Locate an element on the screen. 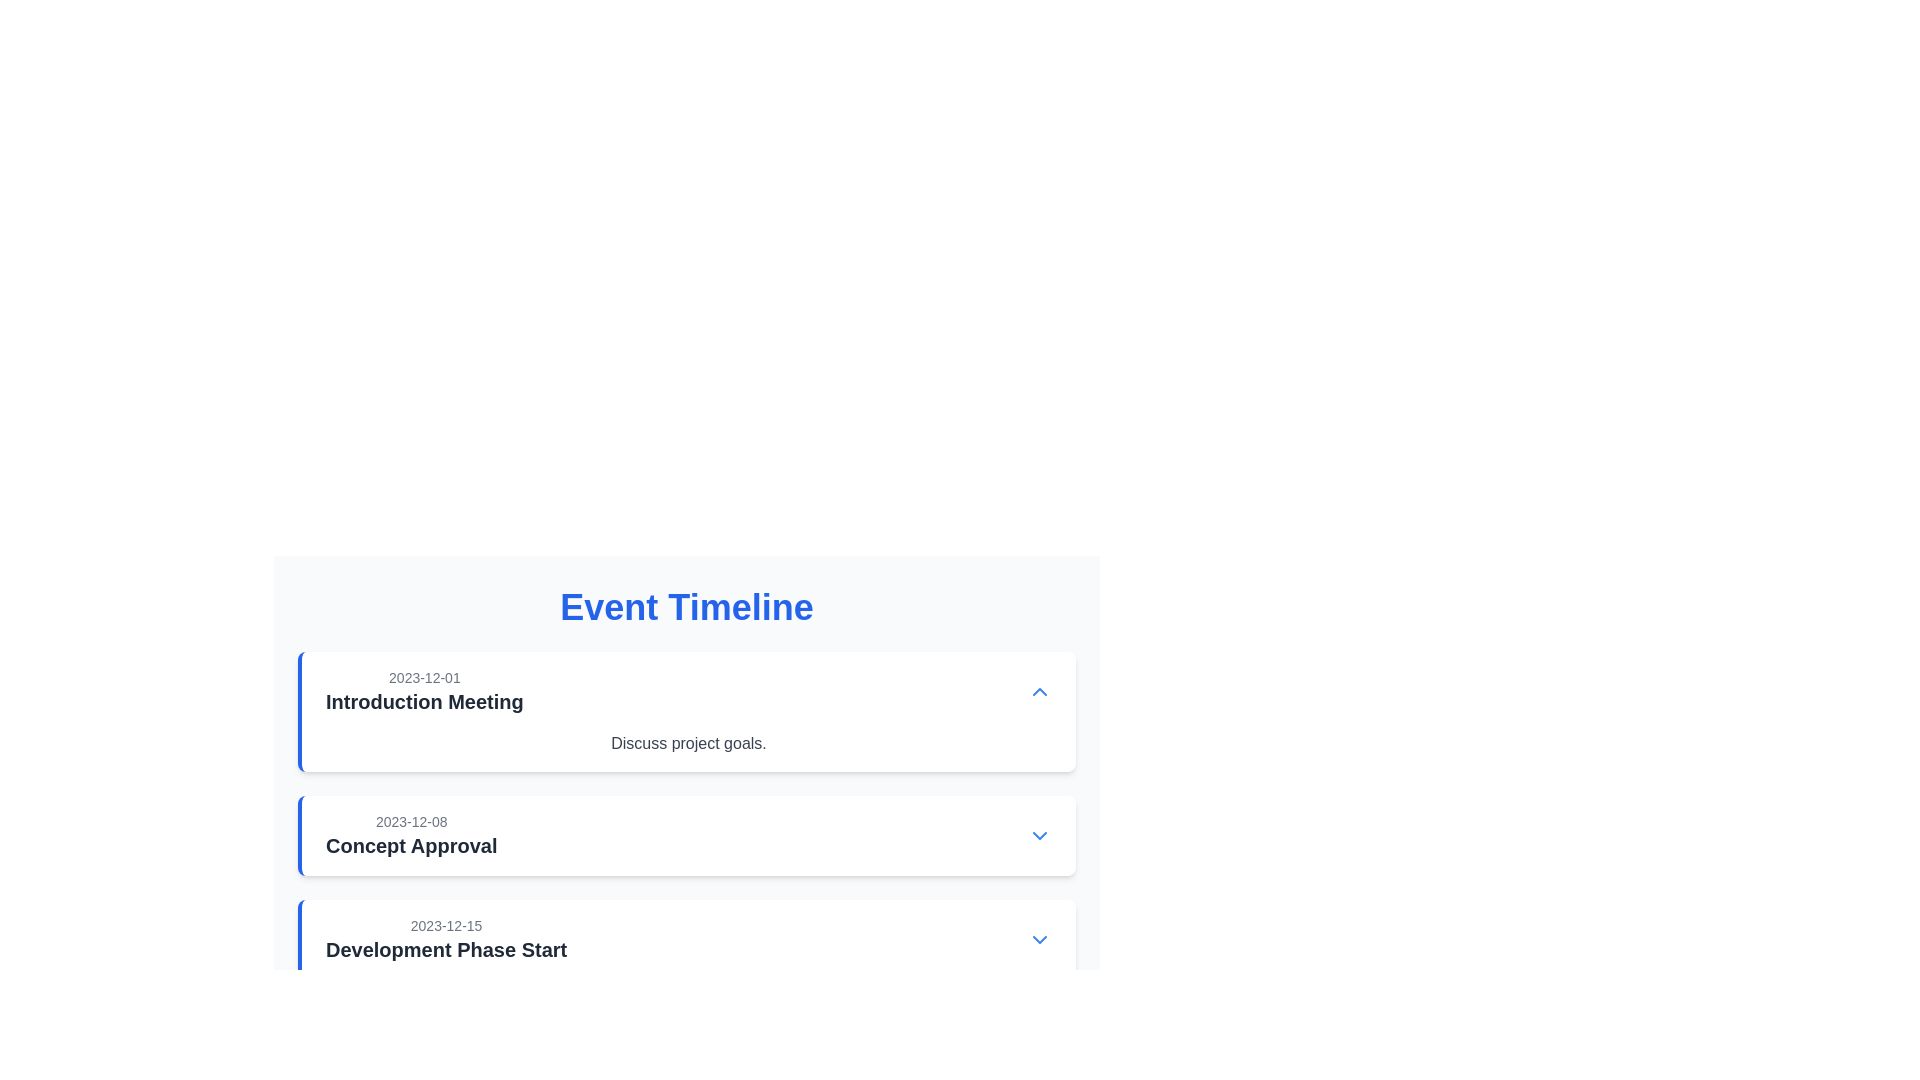 This screenshot has width=1920, height=1080. the first text element in the 'Event Timeline' section, which represents a title and subtitle for the event, located above the description 'Discuss project goals.' is located at coordinates (423, 690).